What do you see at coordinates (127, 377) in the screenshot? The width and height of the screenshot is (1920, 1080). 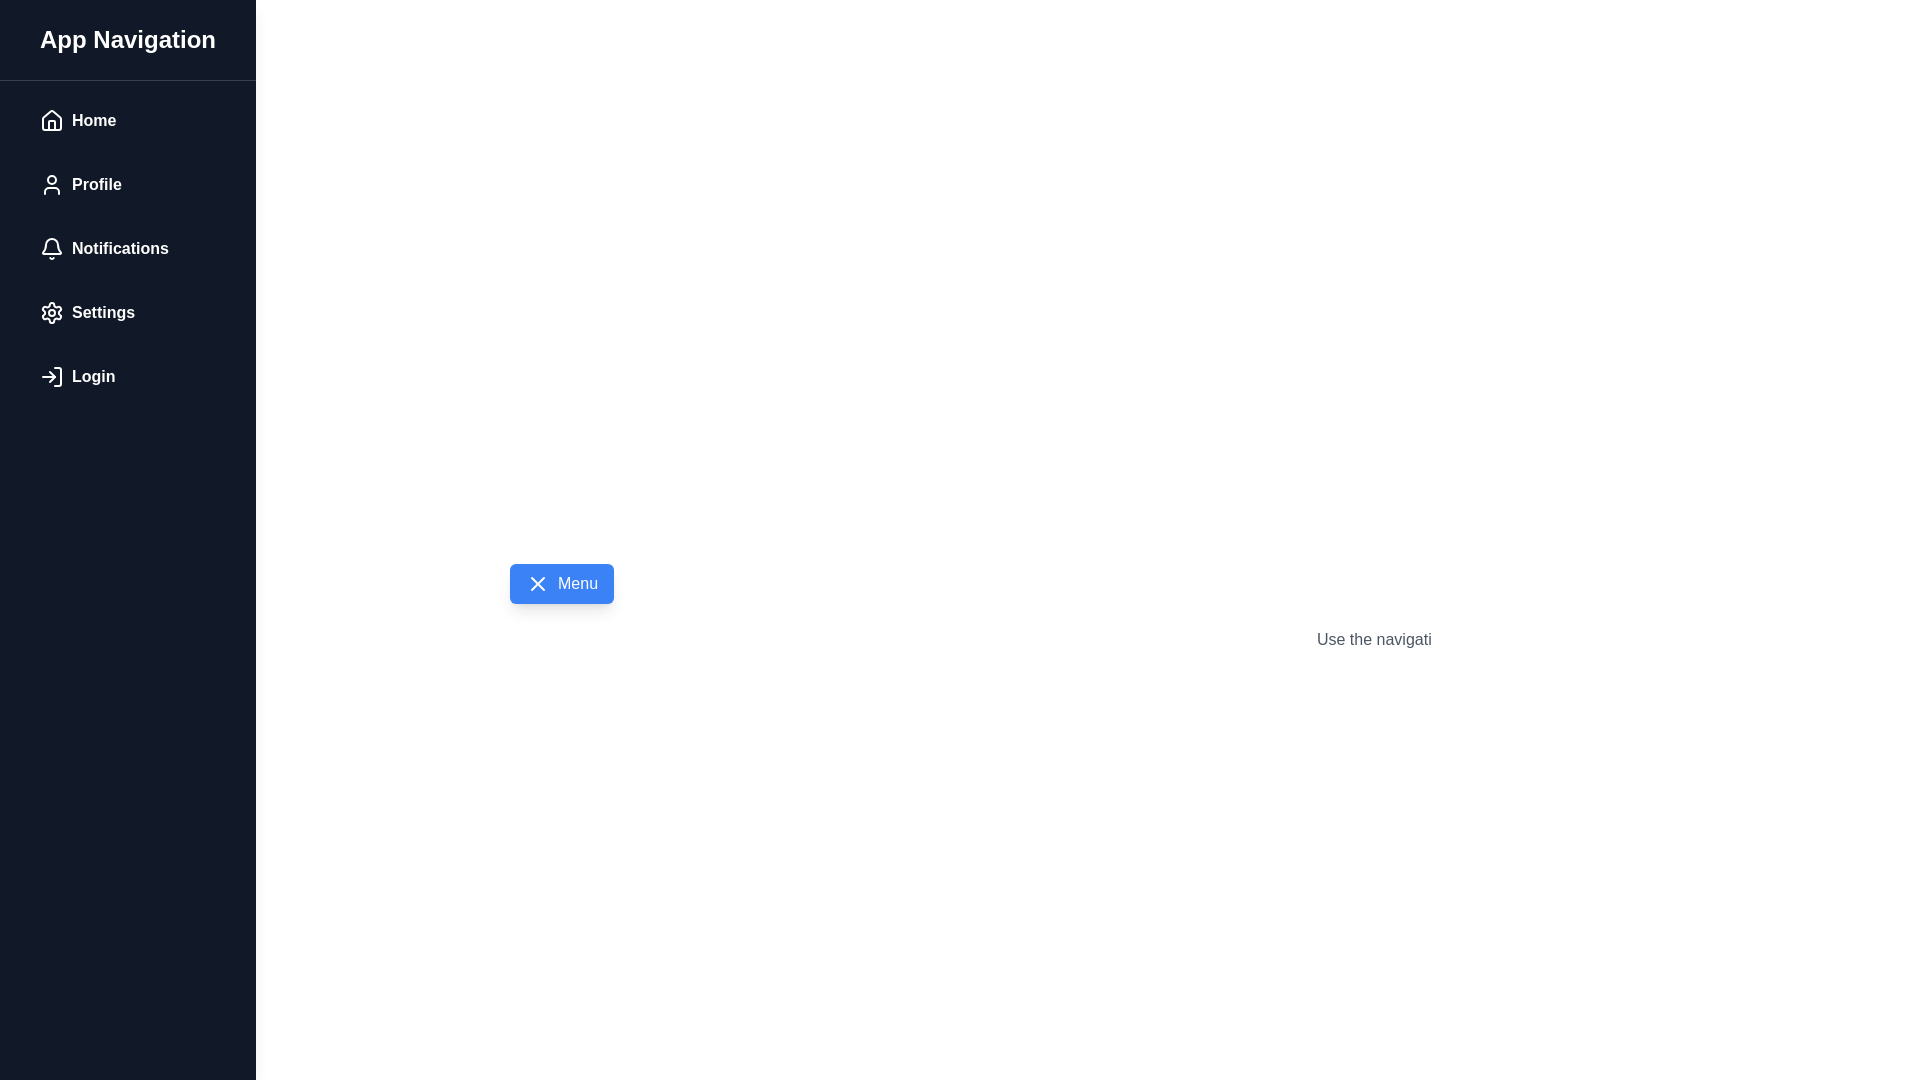 I see `the Navigation Button, the fifth item in the sidebar menu, to activate hover effects` at bounding box center [127, 377].